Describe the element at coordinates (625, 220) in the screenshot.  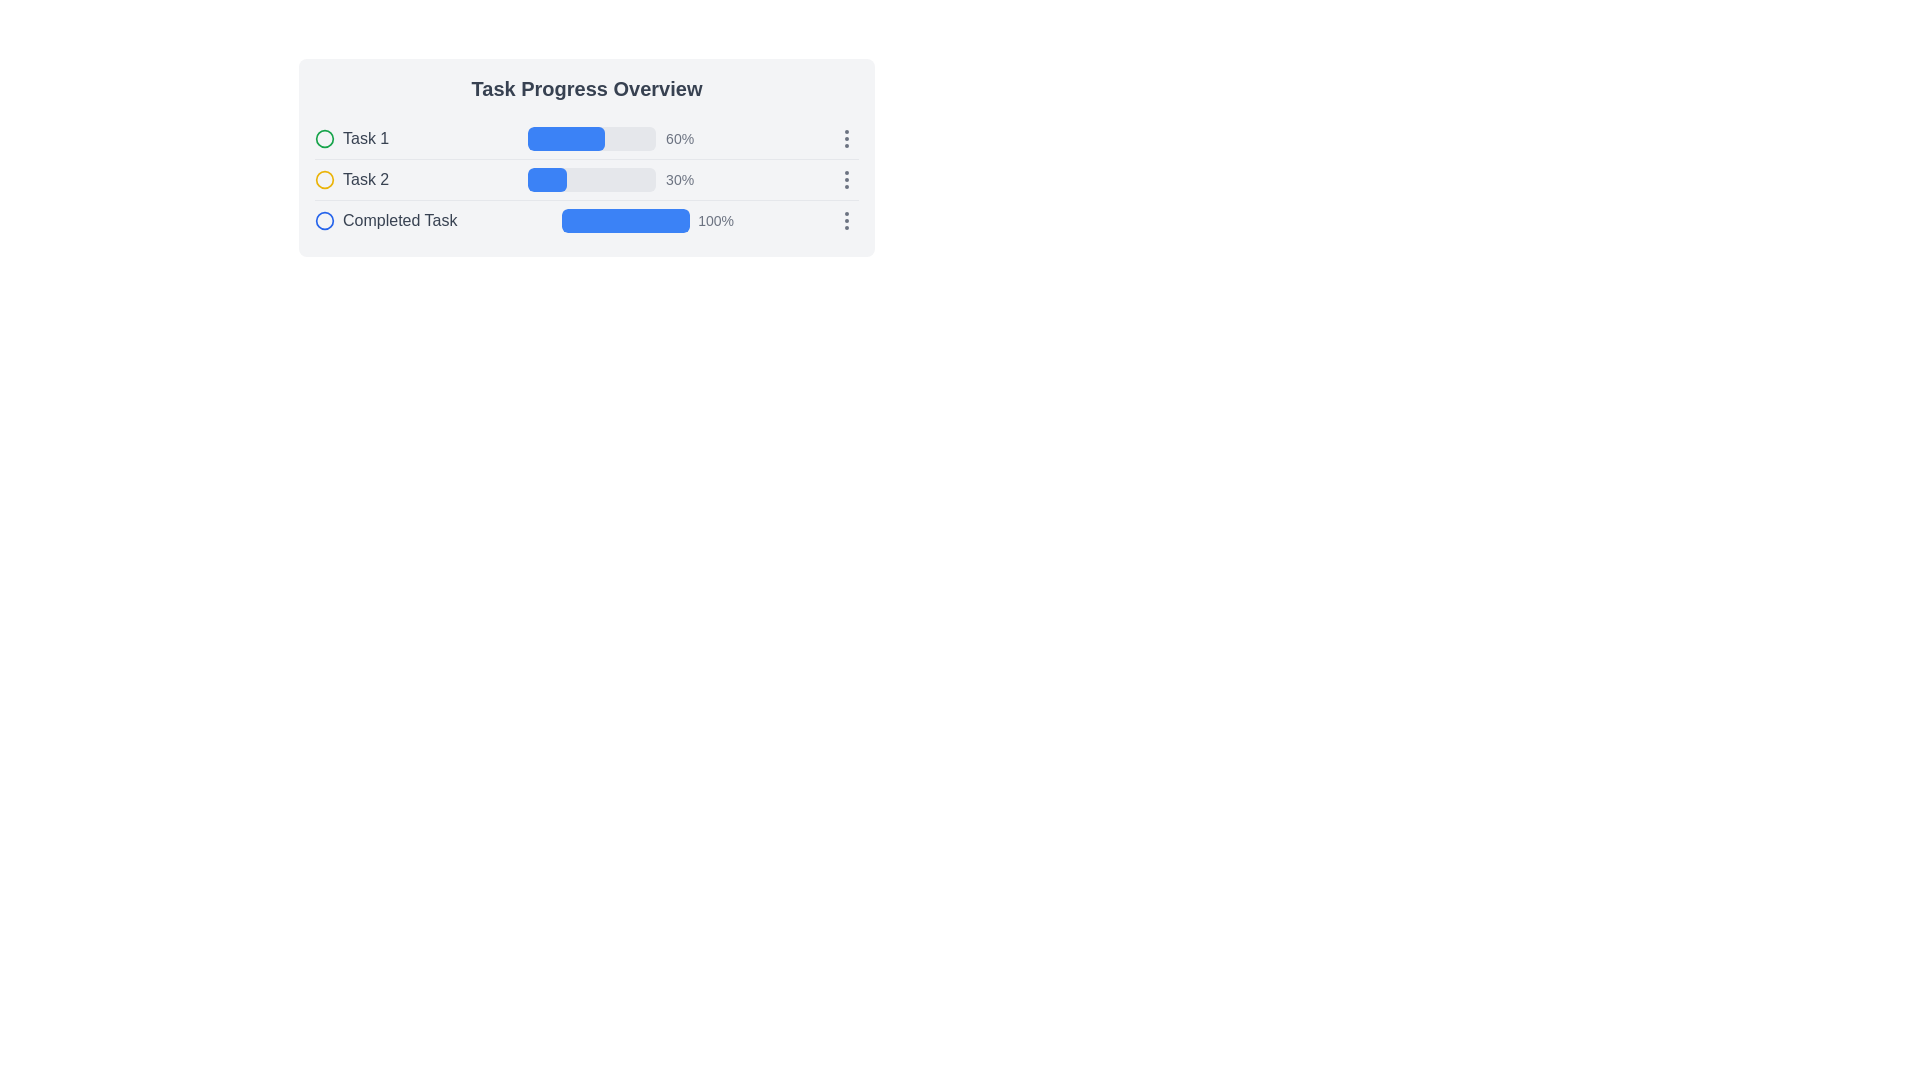
I see `the Progress bar located in the 'Task Progress Overview' section, specifically in the 'Completed Task' row, which visually indicates the completion percentage of a task` at that location.